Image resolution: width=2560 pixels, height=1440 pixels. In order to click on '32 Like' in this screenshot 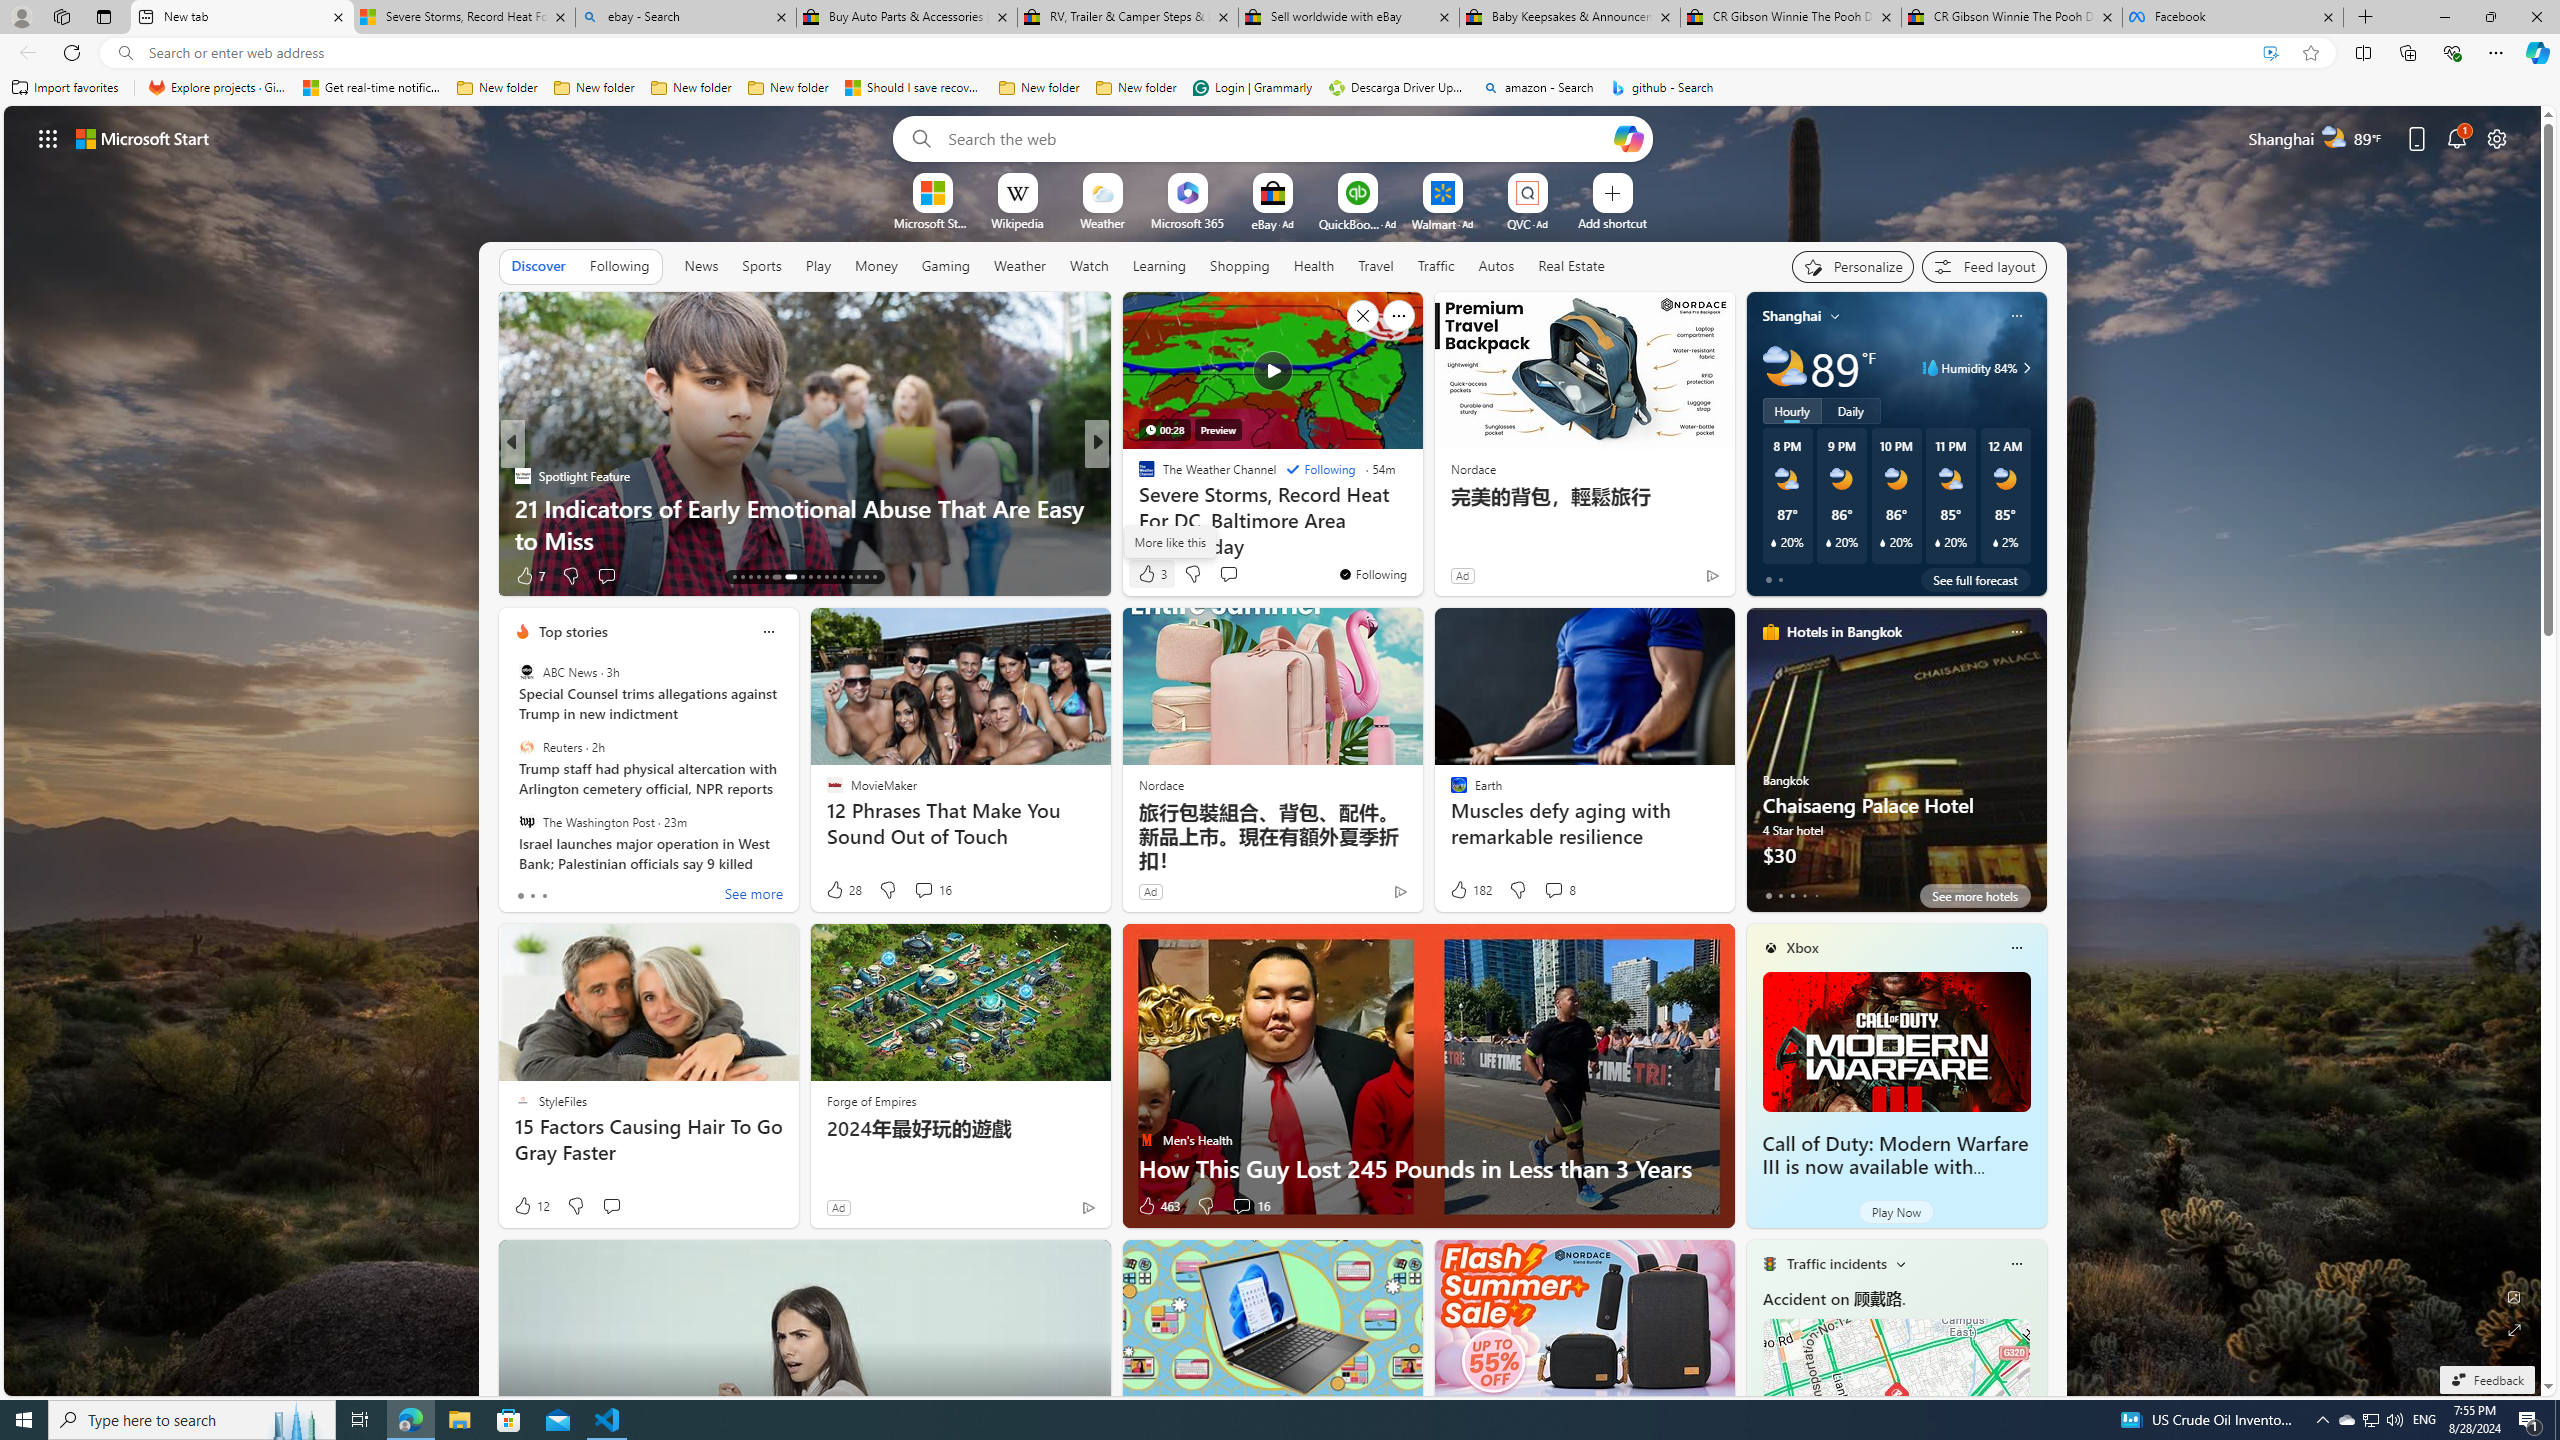, I will do `click(1147, 575)`.